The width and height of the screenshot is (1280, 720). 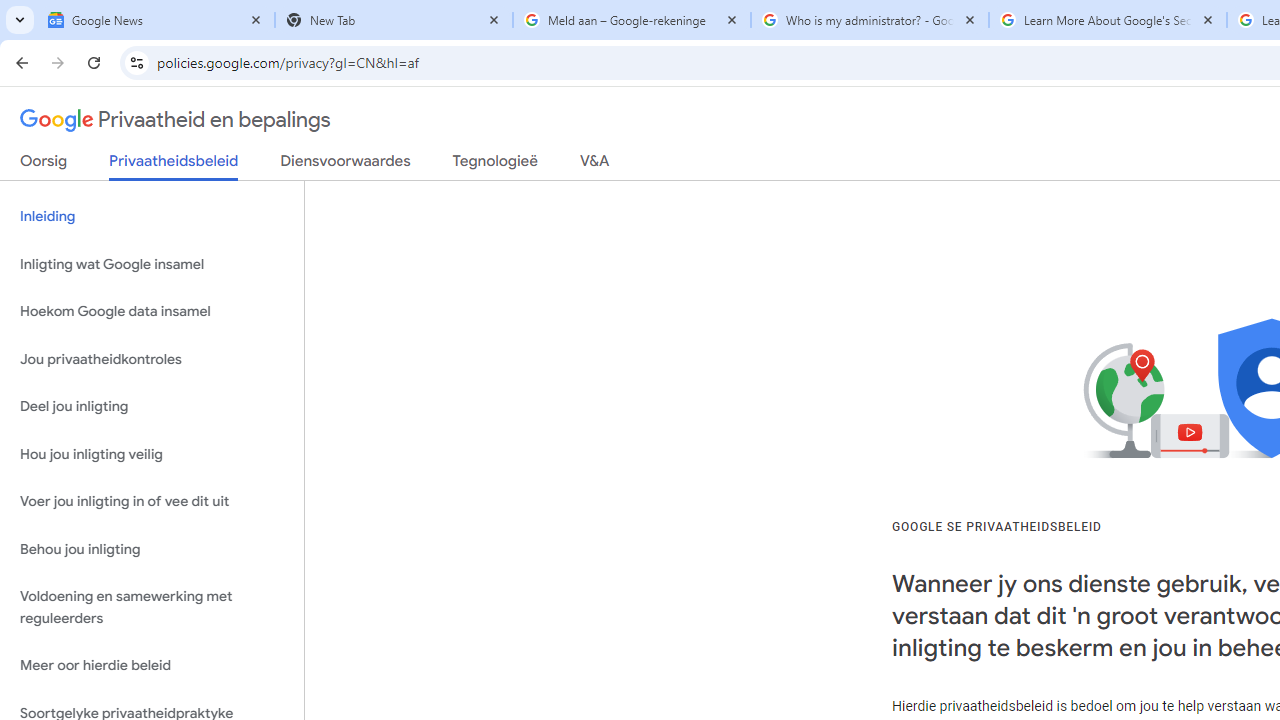 I want to click on 'Deel jou inligting', so click(x=151, y=406).